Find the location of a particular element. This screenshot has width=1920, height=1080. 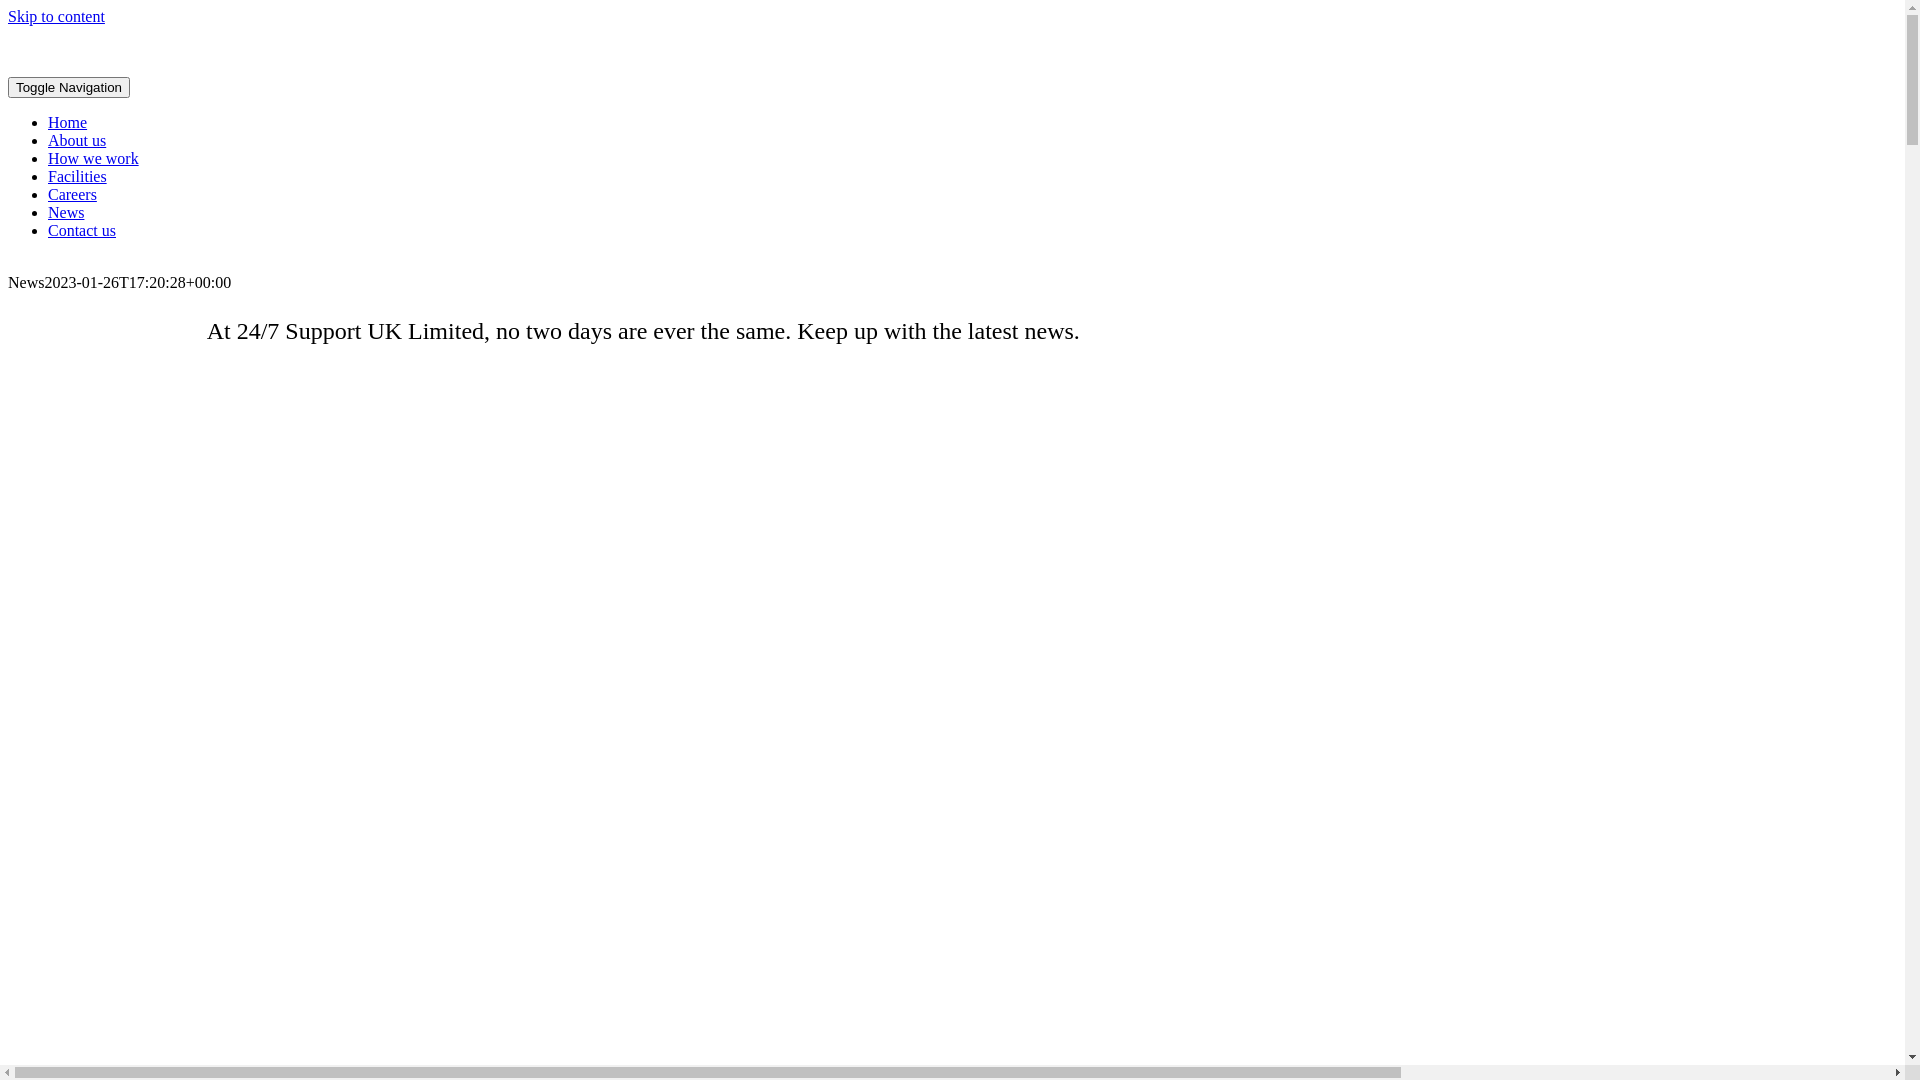

'Facilities' is located at coordinates (48, 175).